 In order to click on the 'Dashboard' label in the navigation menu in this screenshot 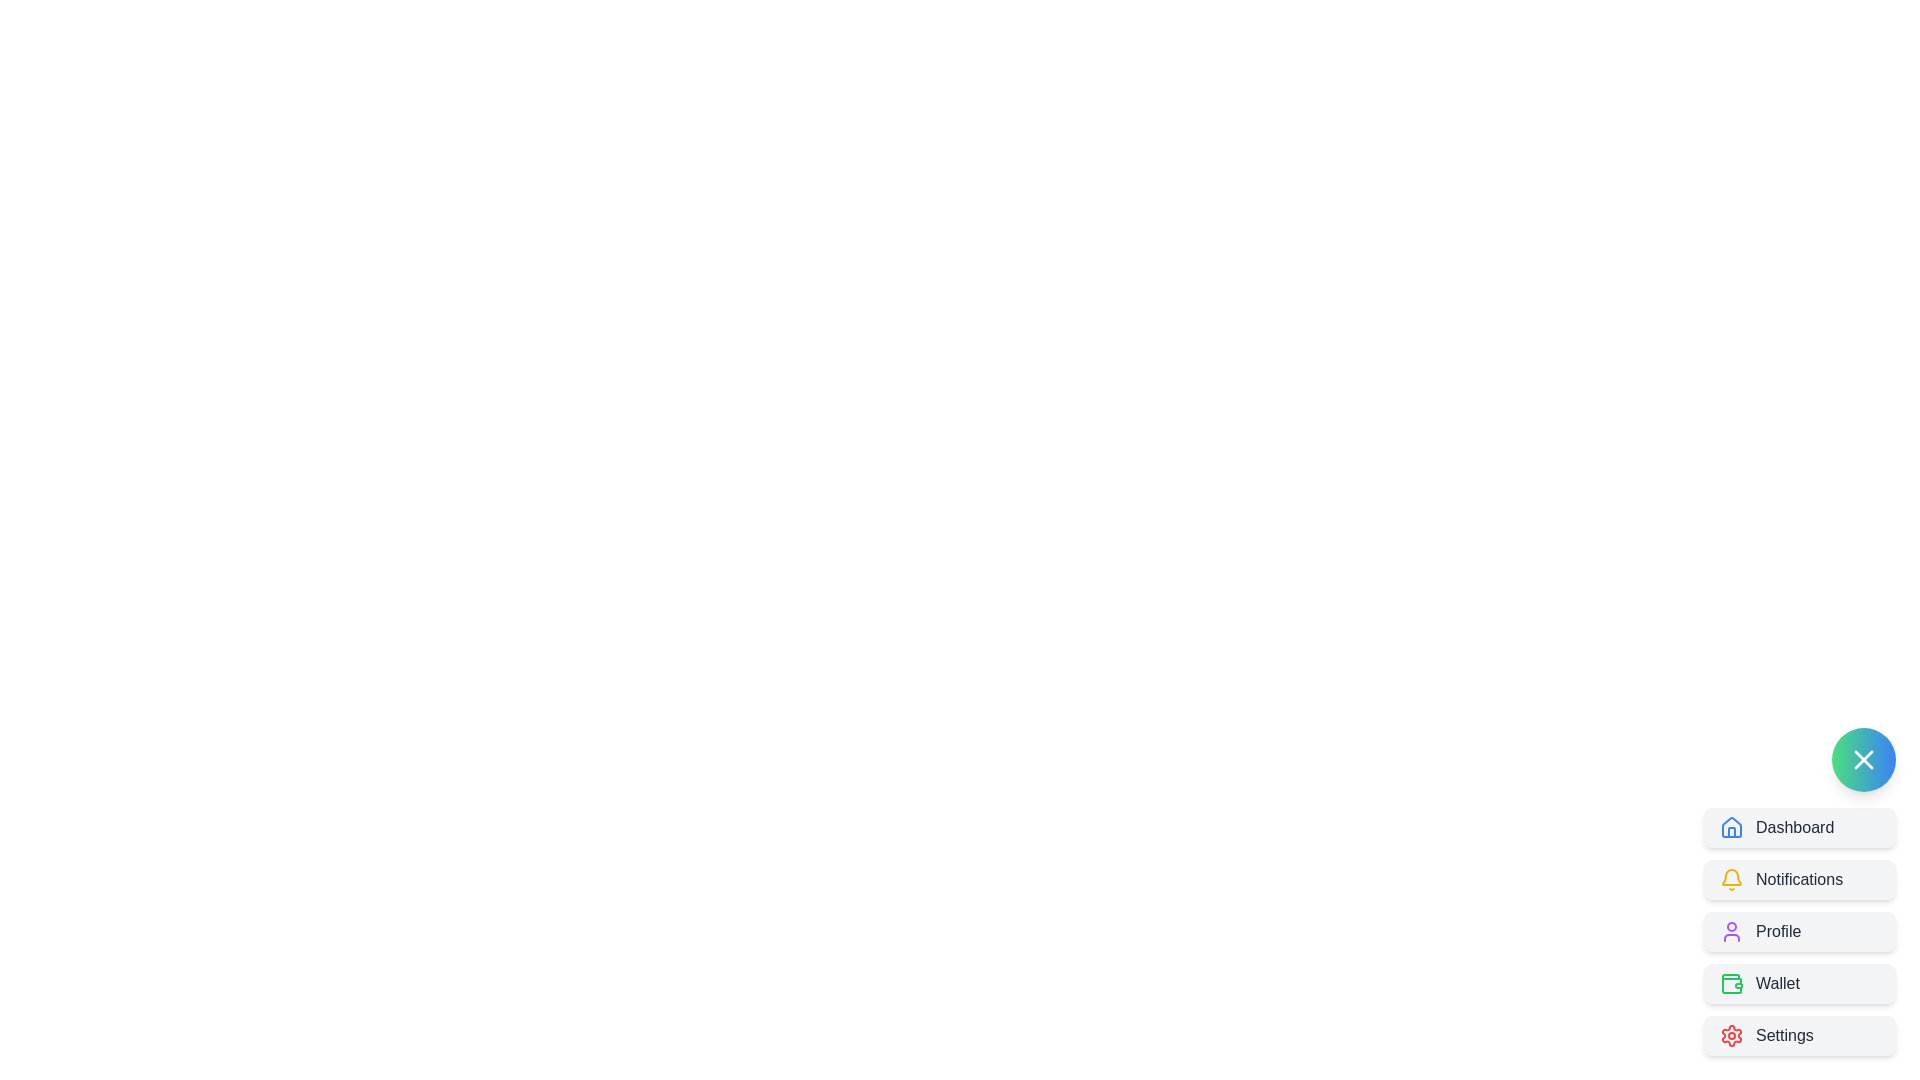, I will do `click(1795, 828)`.